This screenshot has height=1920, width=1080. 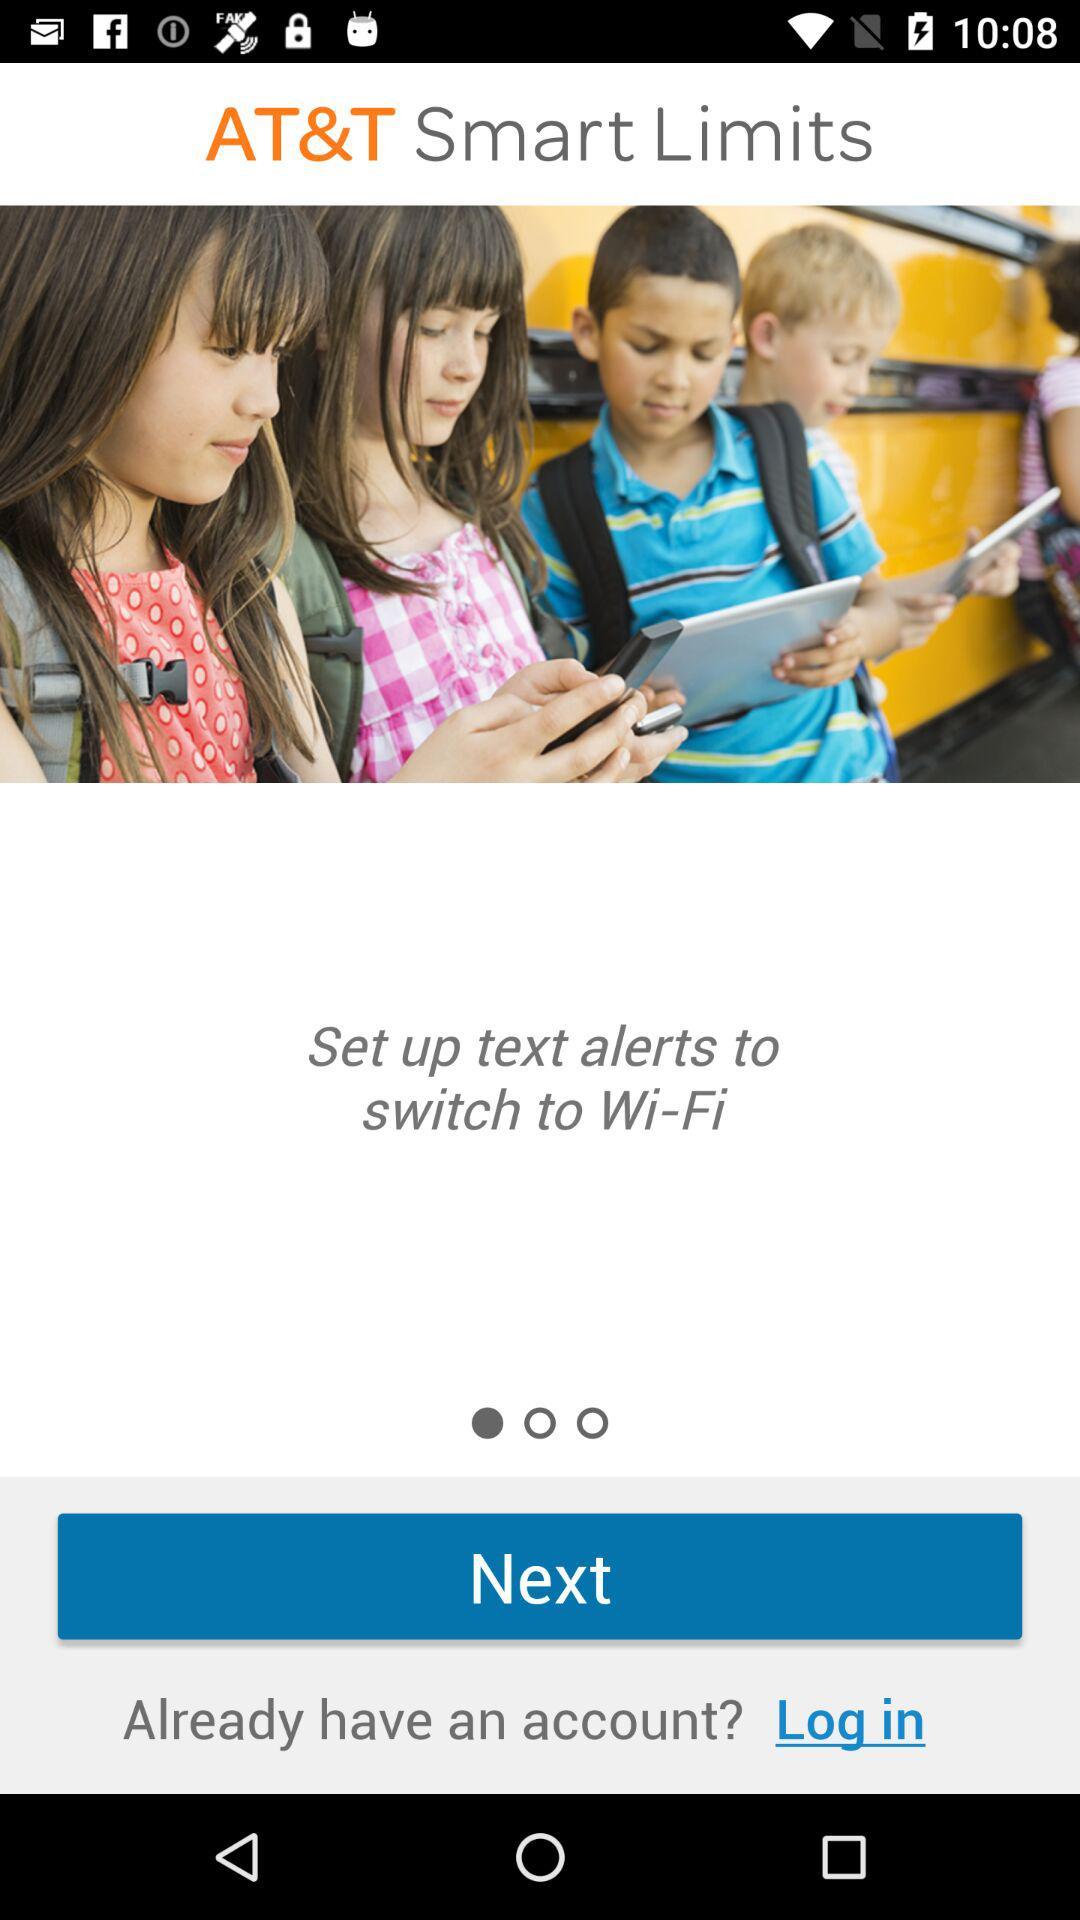 What do you see at coordinates (850, 1716) in the screenshot?
I see `icon next to already have an item` at bounding box center [850, 1716].